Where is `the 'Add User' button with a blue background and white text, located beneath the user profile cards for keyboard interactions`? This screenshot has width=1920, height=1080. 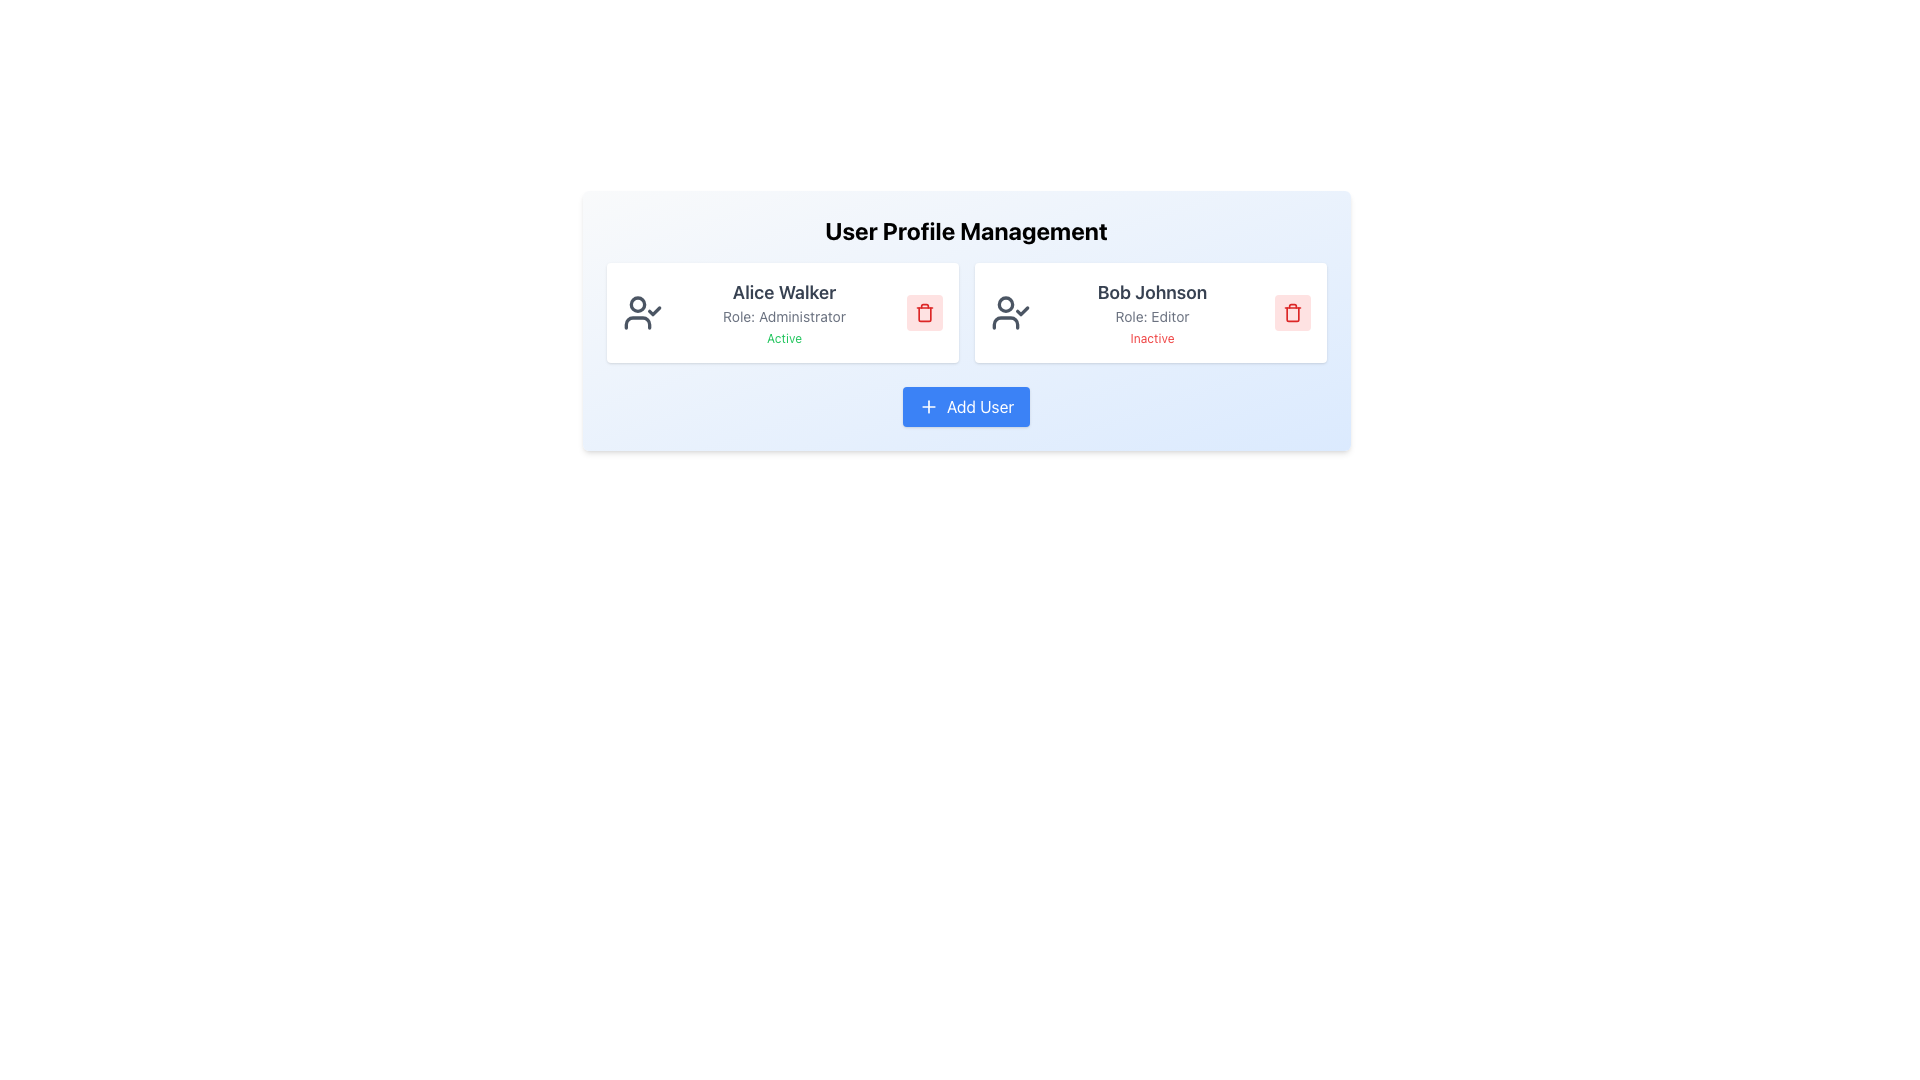
the 'Add User' button with a blue background and white text, located beneath the user profile cards for keyboard interactions is located at coordinates (966, 406).